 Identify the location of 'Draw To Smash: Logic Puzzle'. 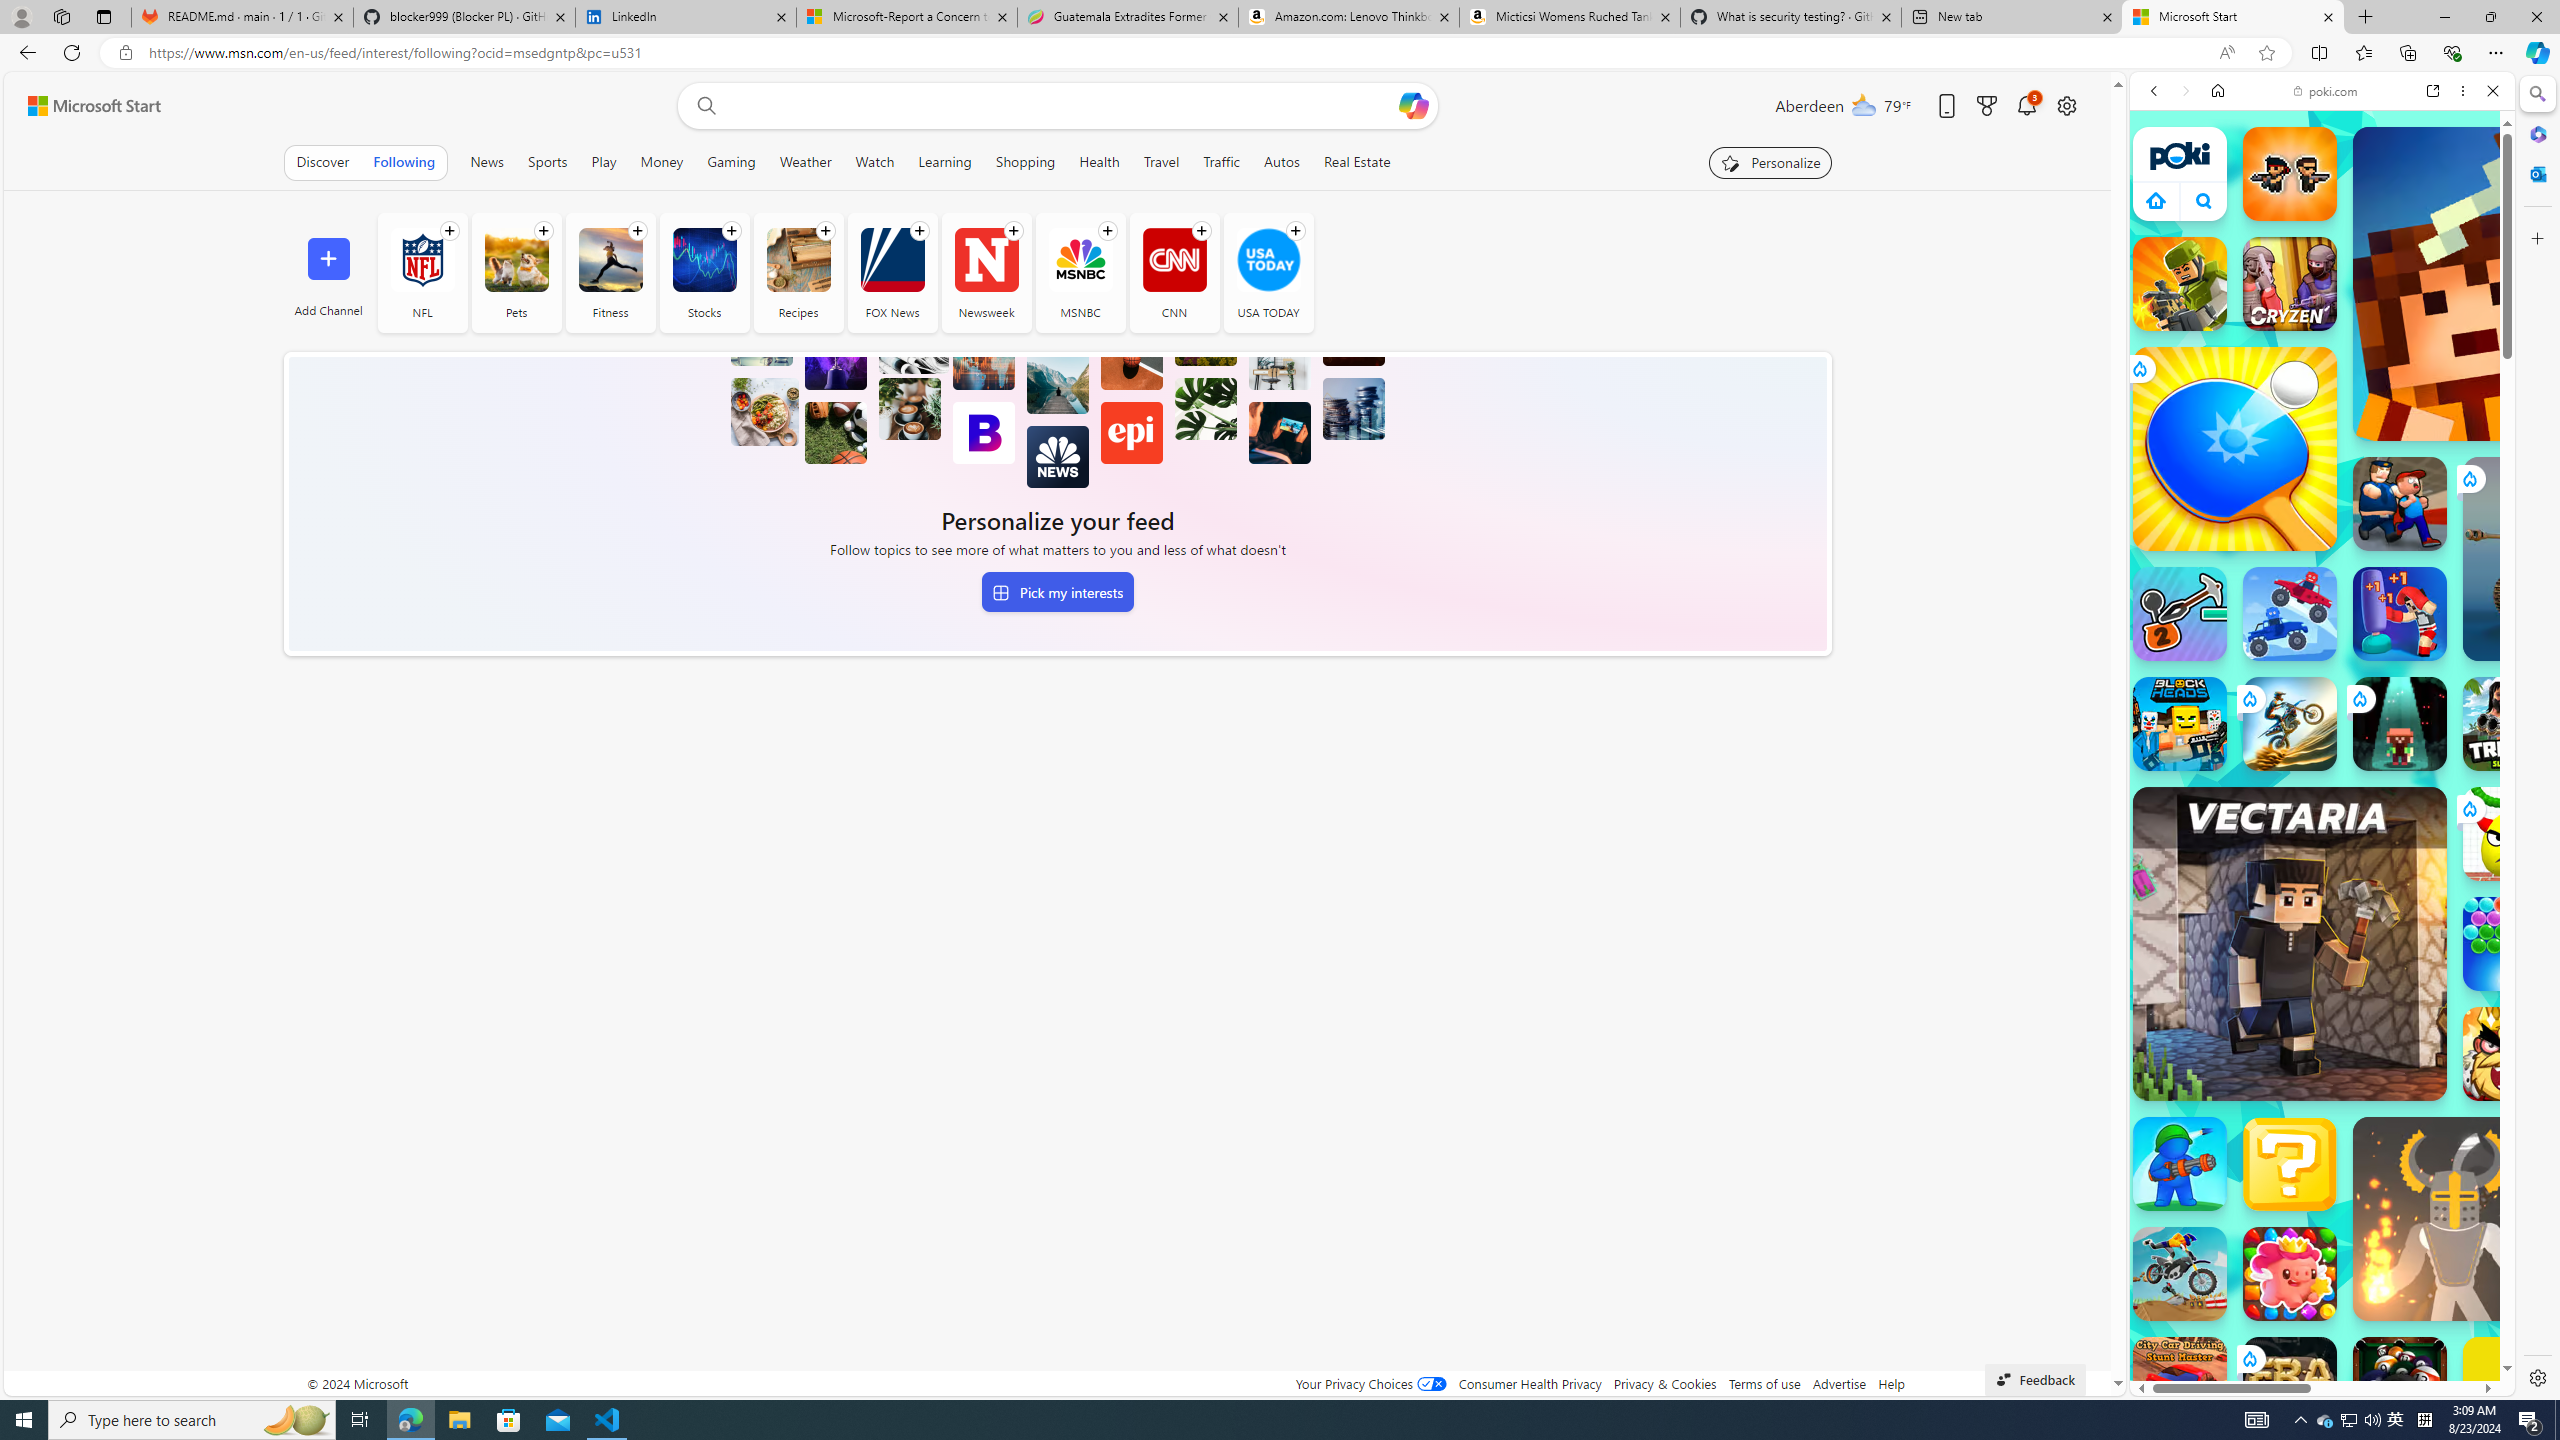
(2510, 834).